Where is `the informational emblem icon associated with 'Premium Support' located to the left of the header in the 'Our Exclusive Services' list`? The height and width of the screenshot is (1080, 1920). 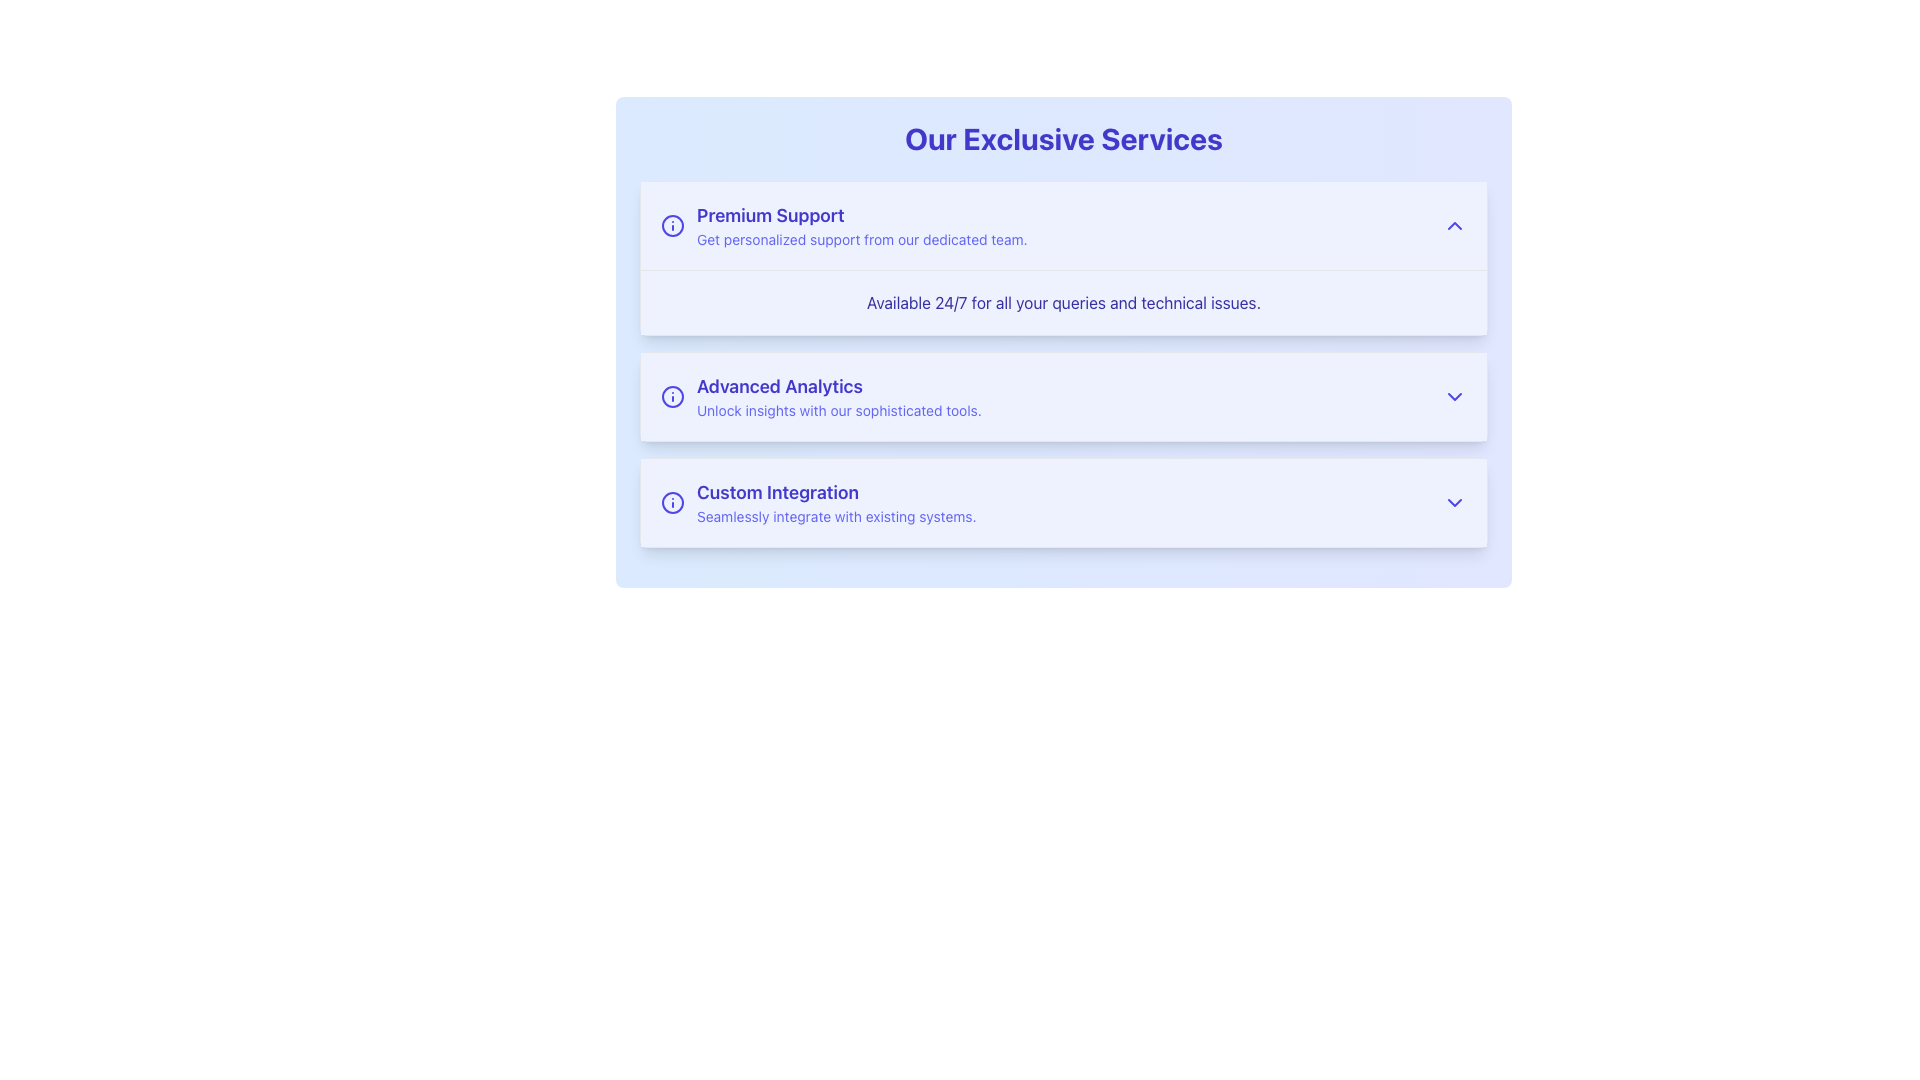 the informational emblem icon associated with 'Premium Support' located to the left of the header in the 'Our Exclusive Services' list is located at coordinates (672, 225).